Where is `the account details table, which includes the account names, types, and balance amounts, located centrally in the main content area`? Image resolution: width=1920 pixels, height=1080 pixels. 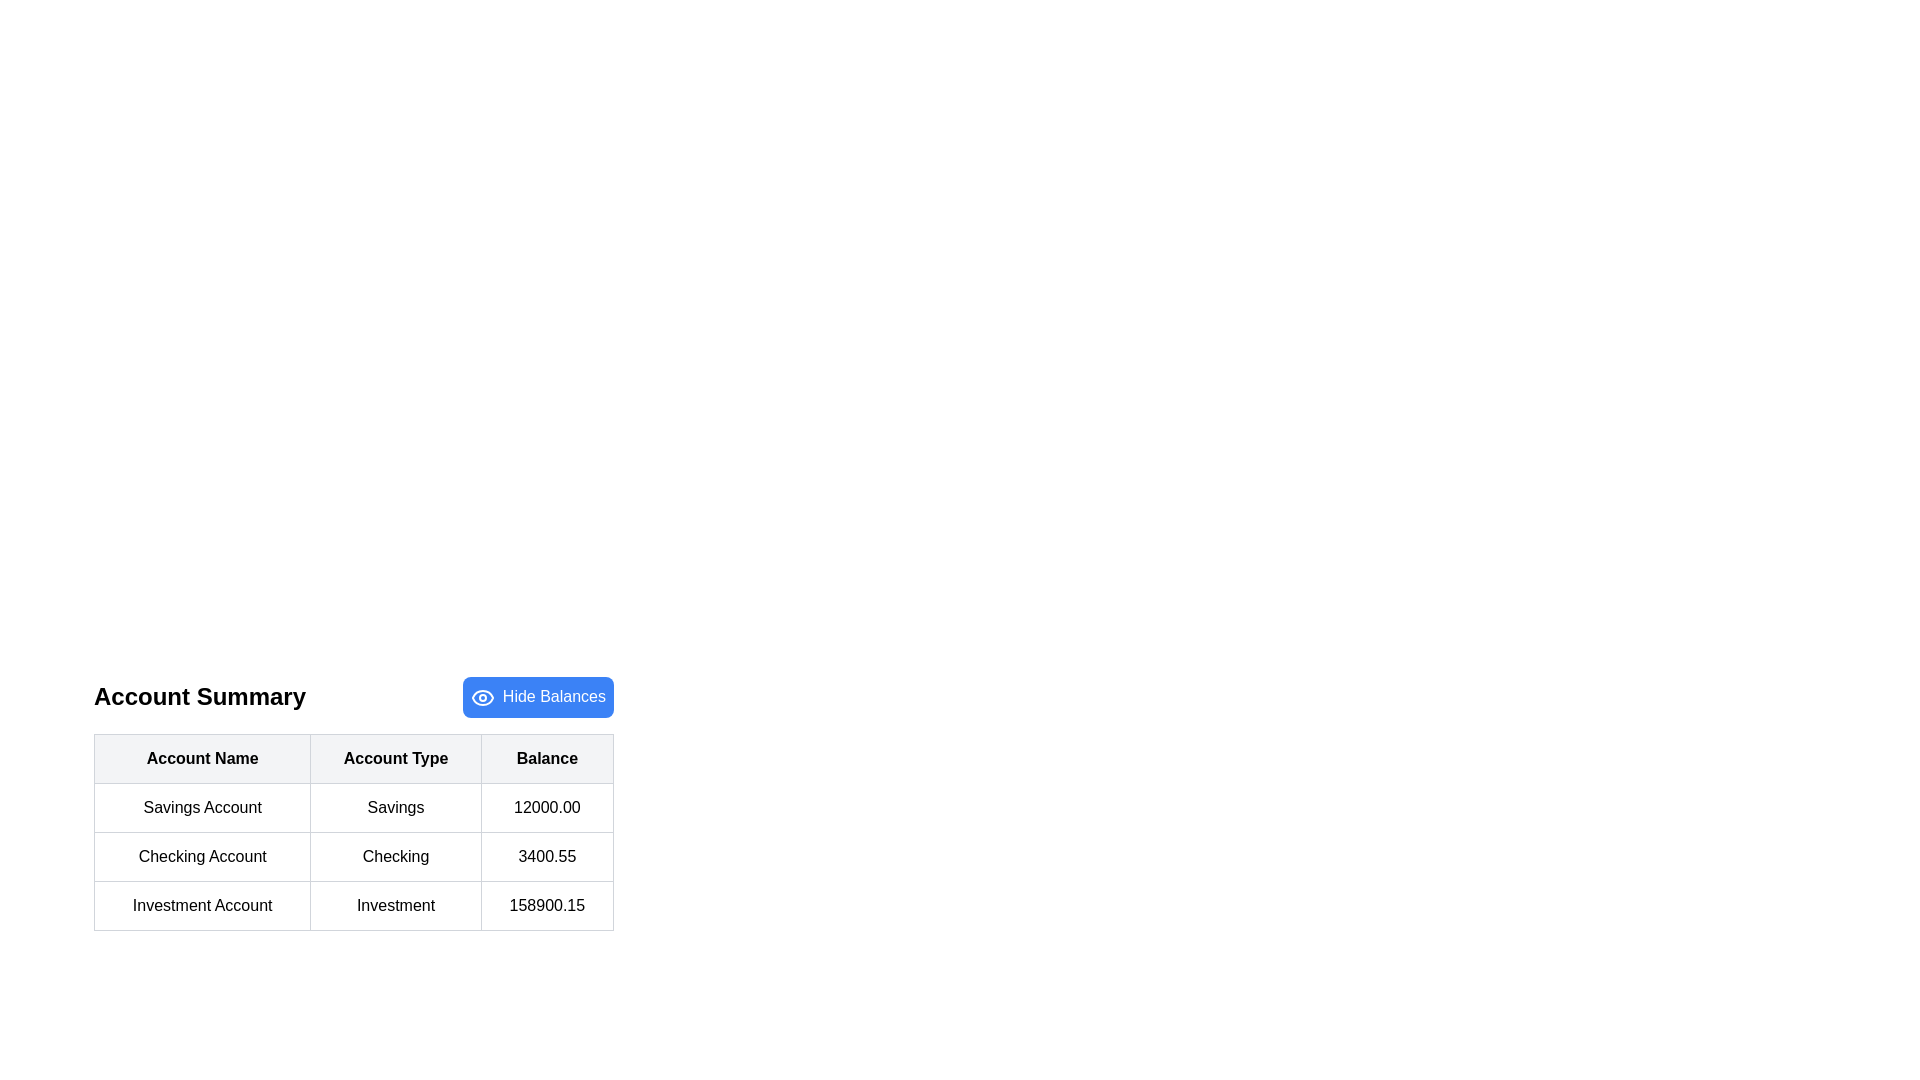
the account details table, which includes the account names, types, and balance amounts, located centrally in the main content area is located at coordinates (354, 801).